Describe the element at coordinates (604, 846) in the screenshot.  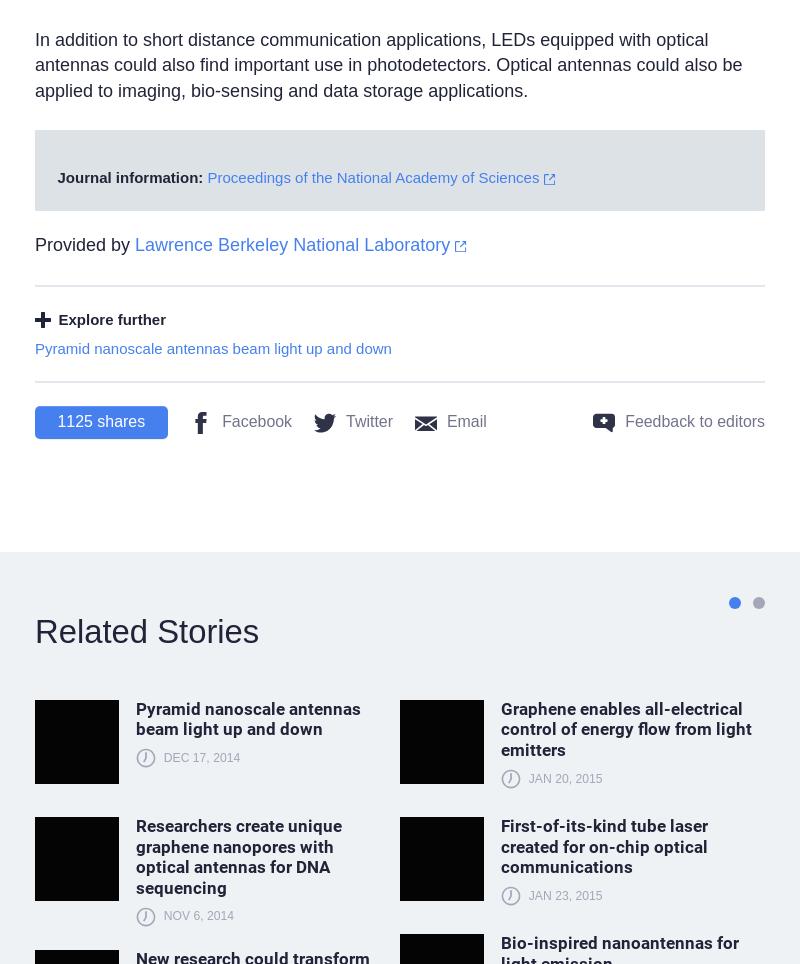
I see `'First-of-its-kind tube laser created for on-chip optical communications'` at that location.